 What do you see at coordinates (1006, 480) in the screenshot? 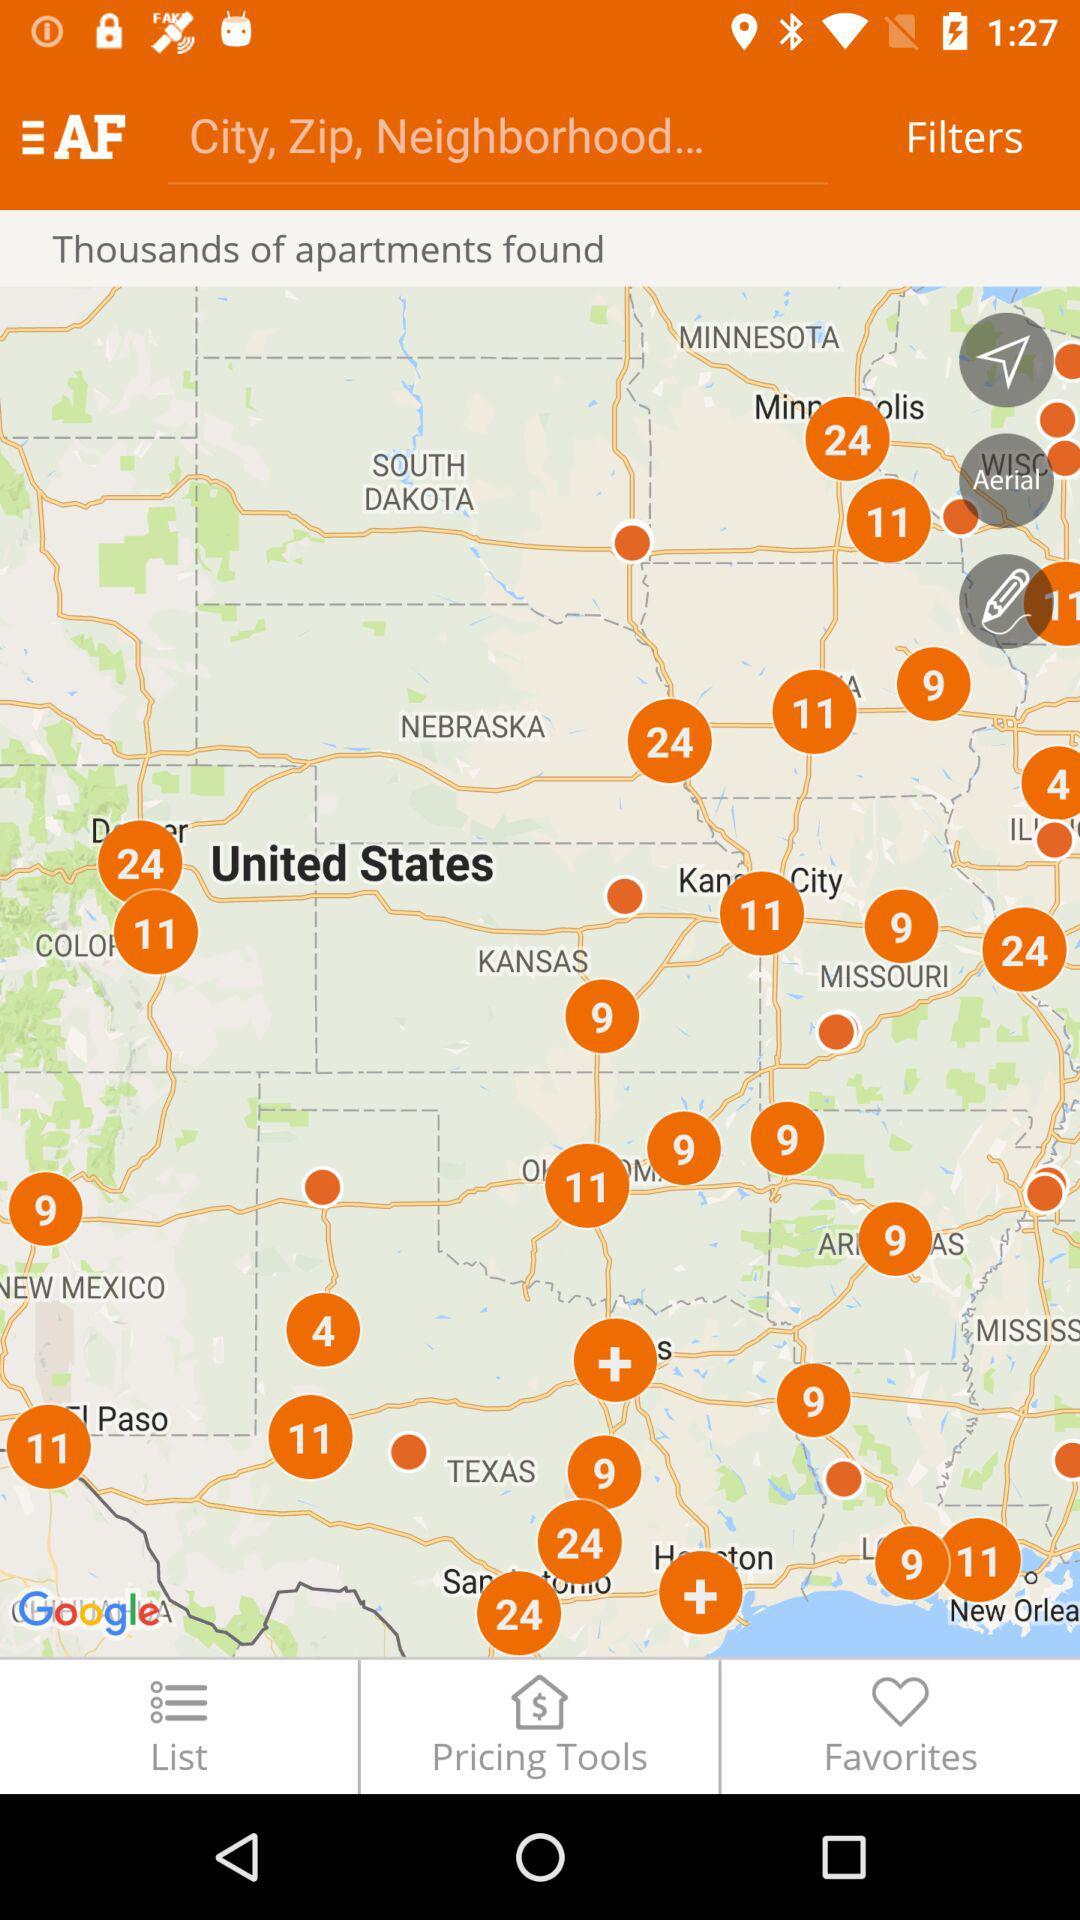
I see `aerial view` at bounding box center [1006, 480].